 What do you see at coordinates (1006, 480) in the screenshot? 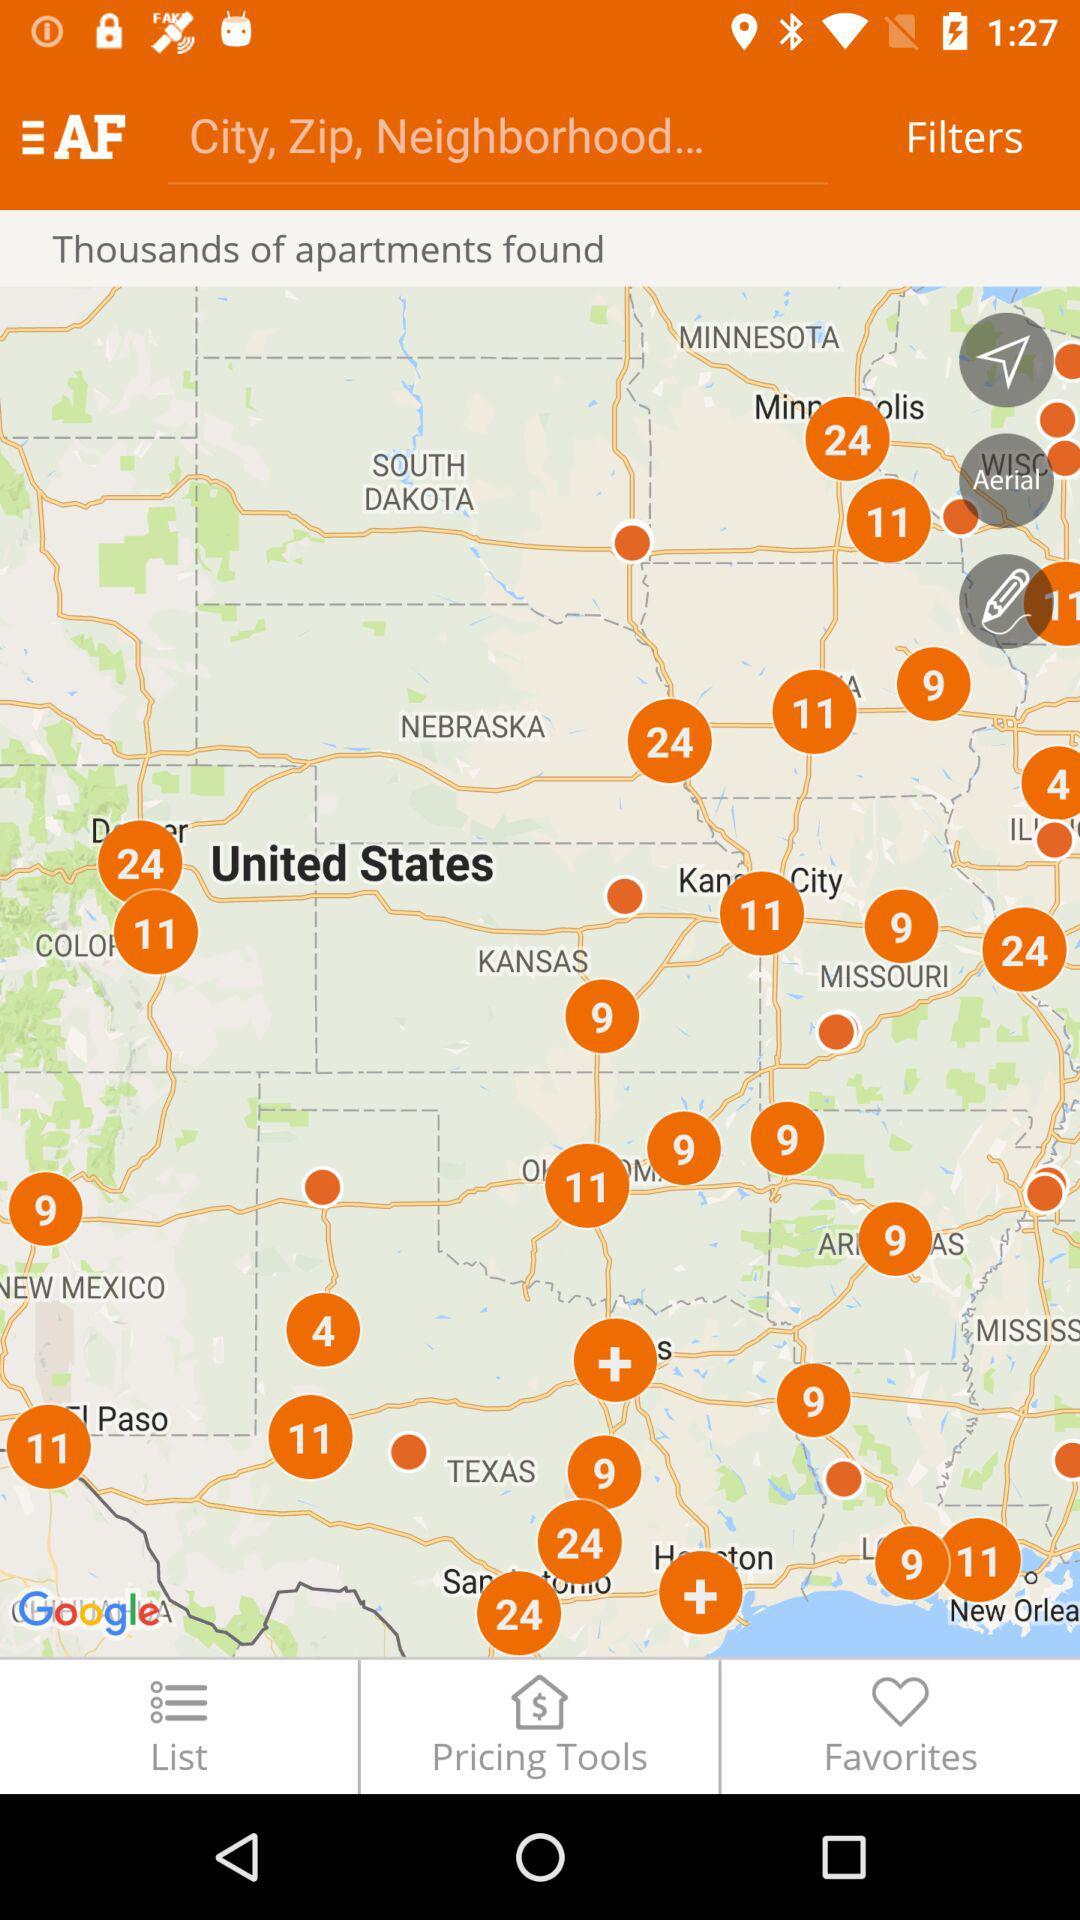
I see `aerial view` at bounding box center [1006, 480].